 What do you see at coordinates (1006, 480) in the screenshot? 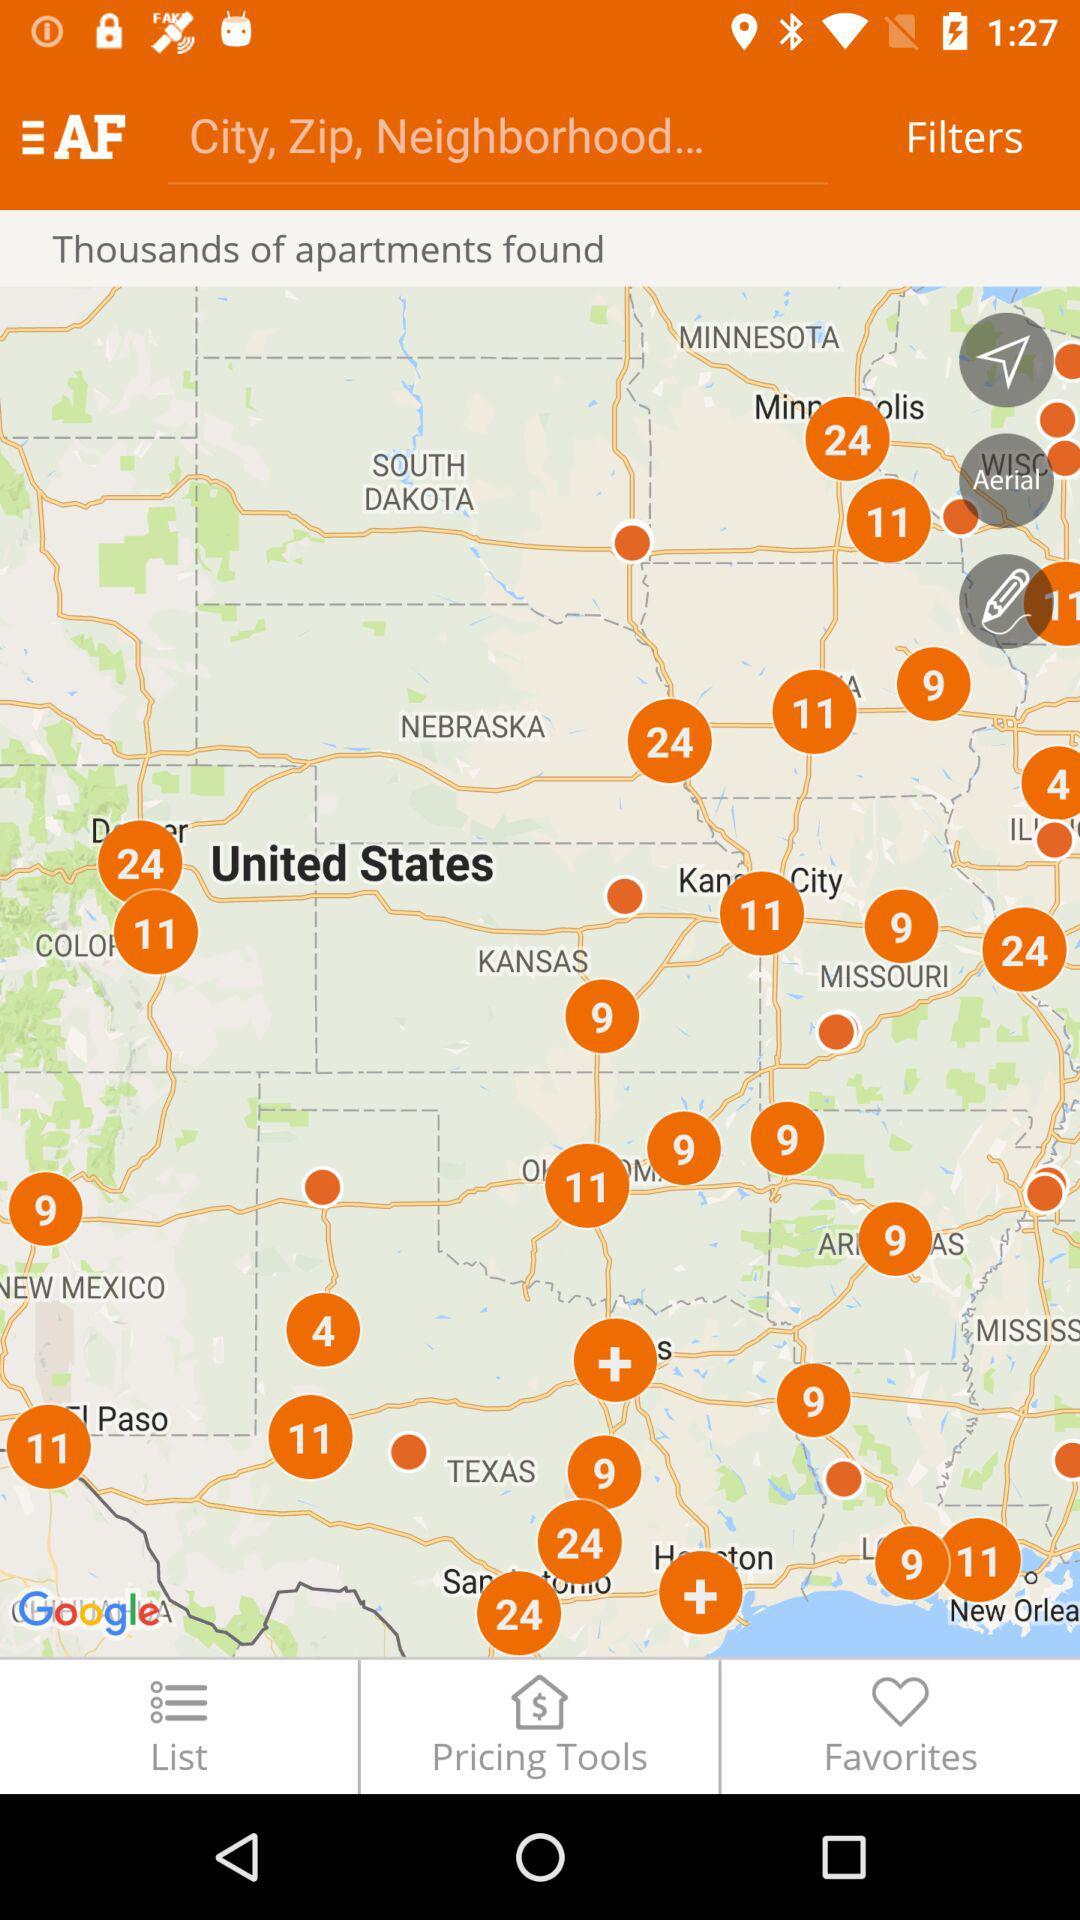
I see `aerial view` at bounding box center [1006, 480].